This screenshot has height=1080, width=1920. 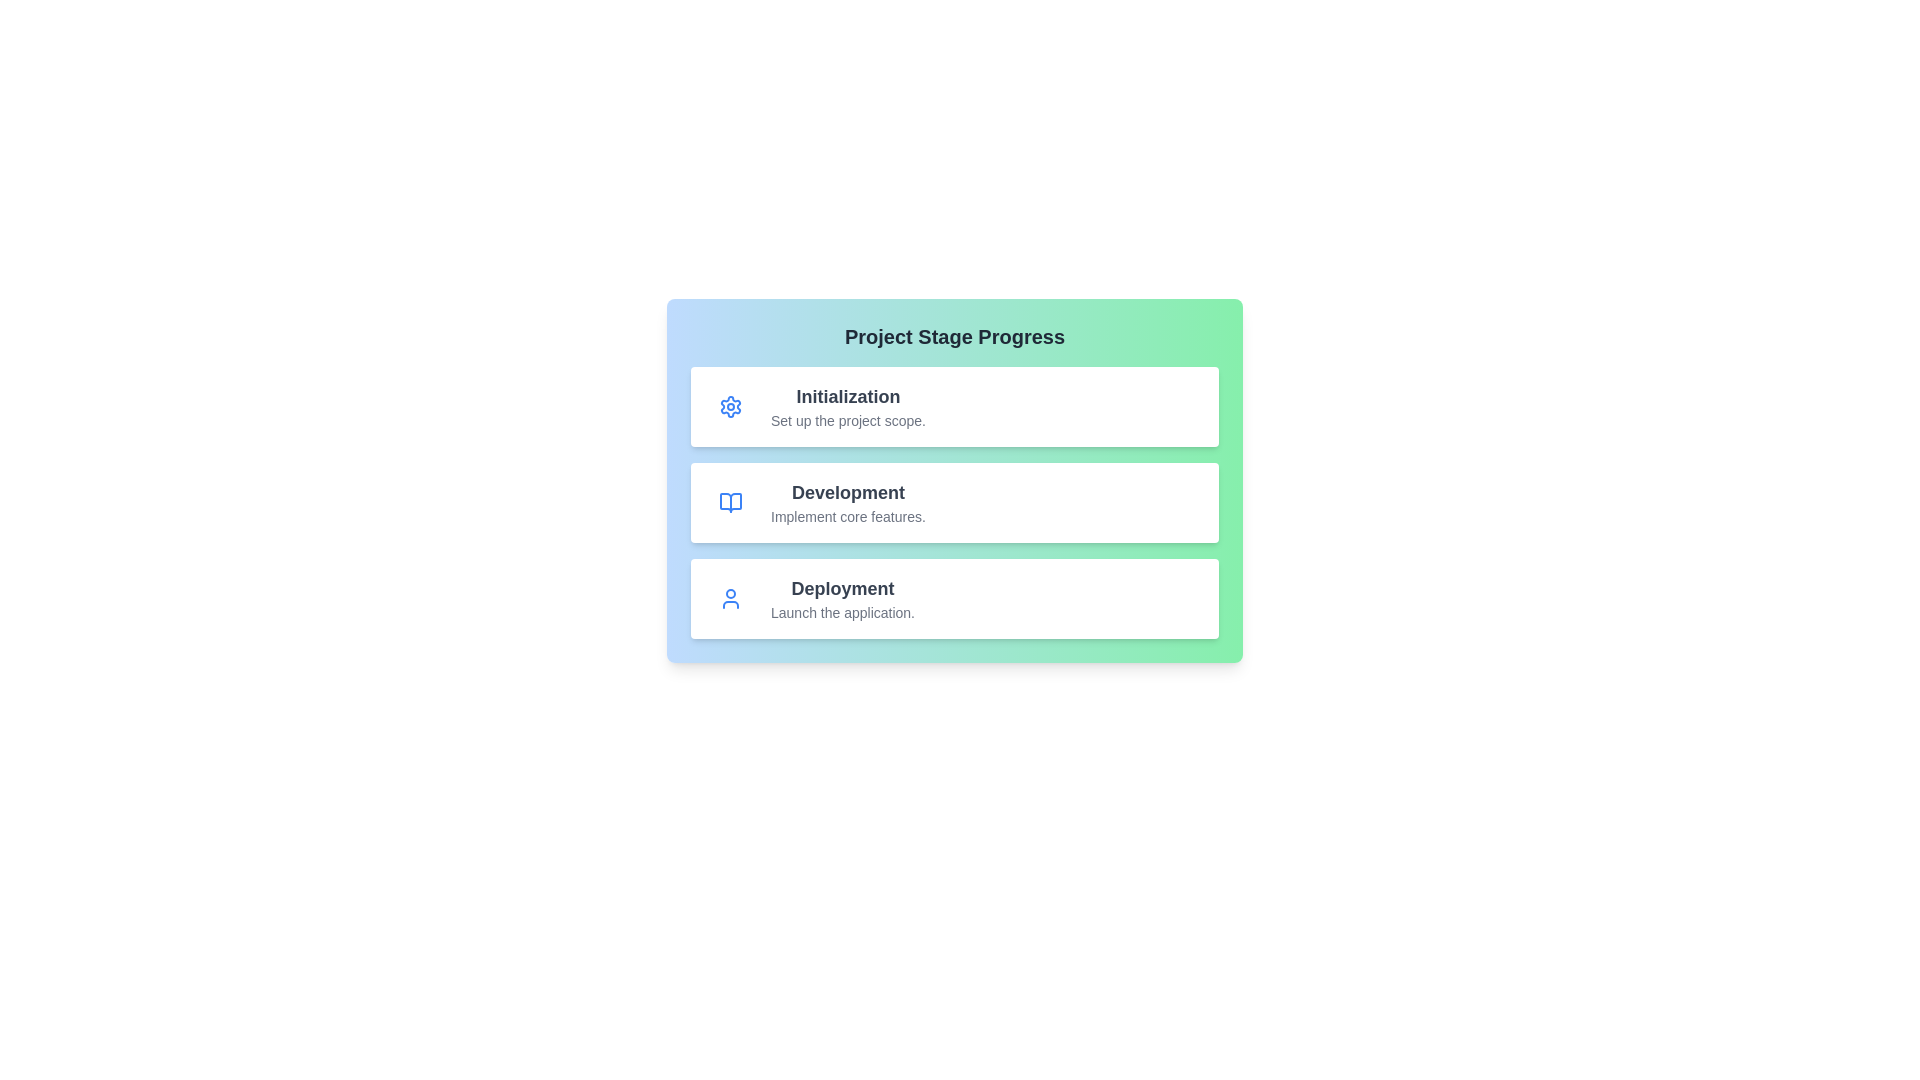 What do you see at coordinates (848, 515) in the screenshot?
I see `the descriptive text label providing additional context about the 'Development' stage in the application, located in the 'Development' section to the right of the stage icon` at bounding box center [848, 515].